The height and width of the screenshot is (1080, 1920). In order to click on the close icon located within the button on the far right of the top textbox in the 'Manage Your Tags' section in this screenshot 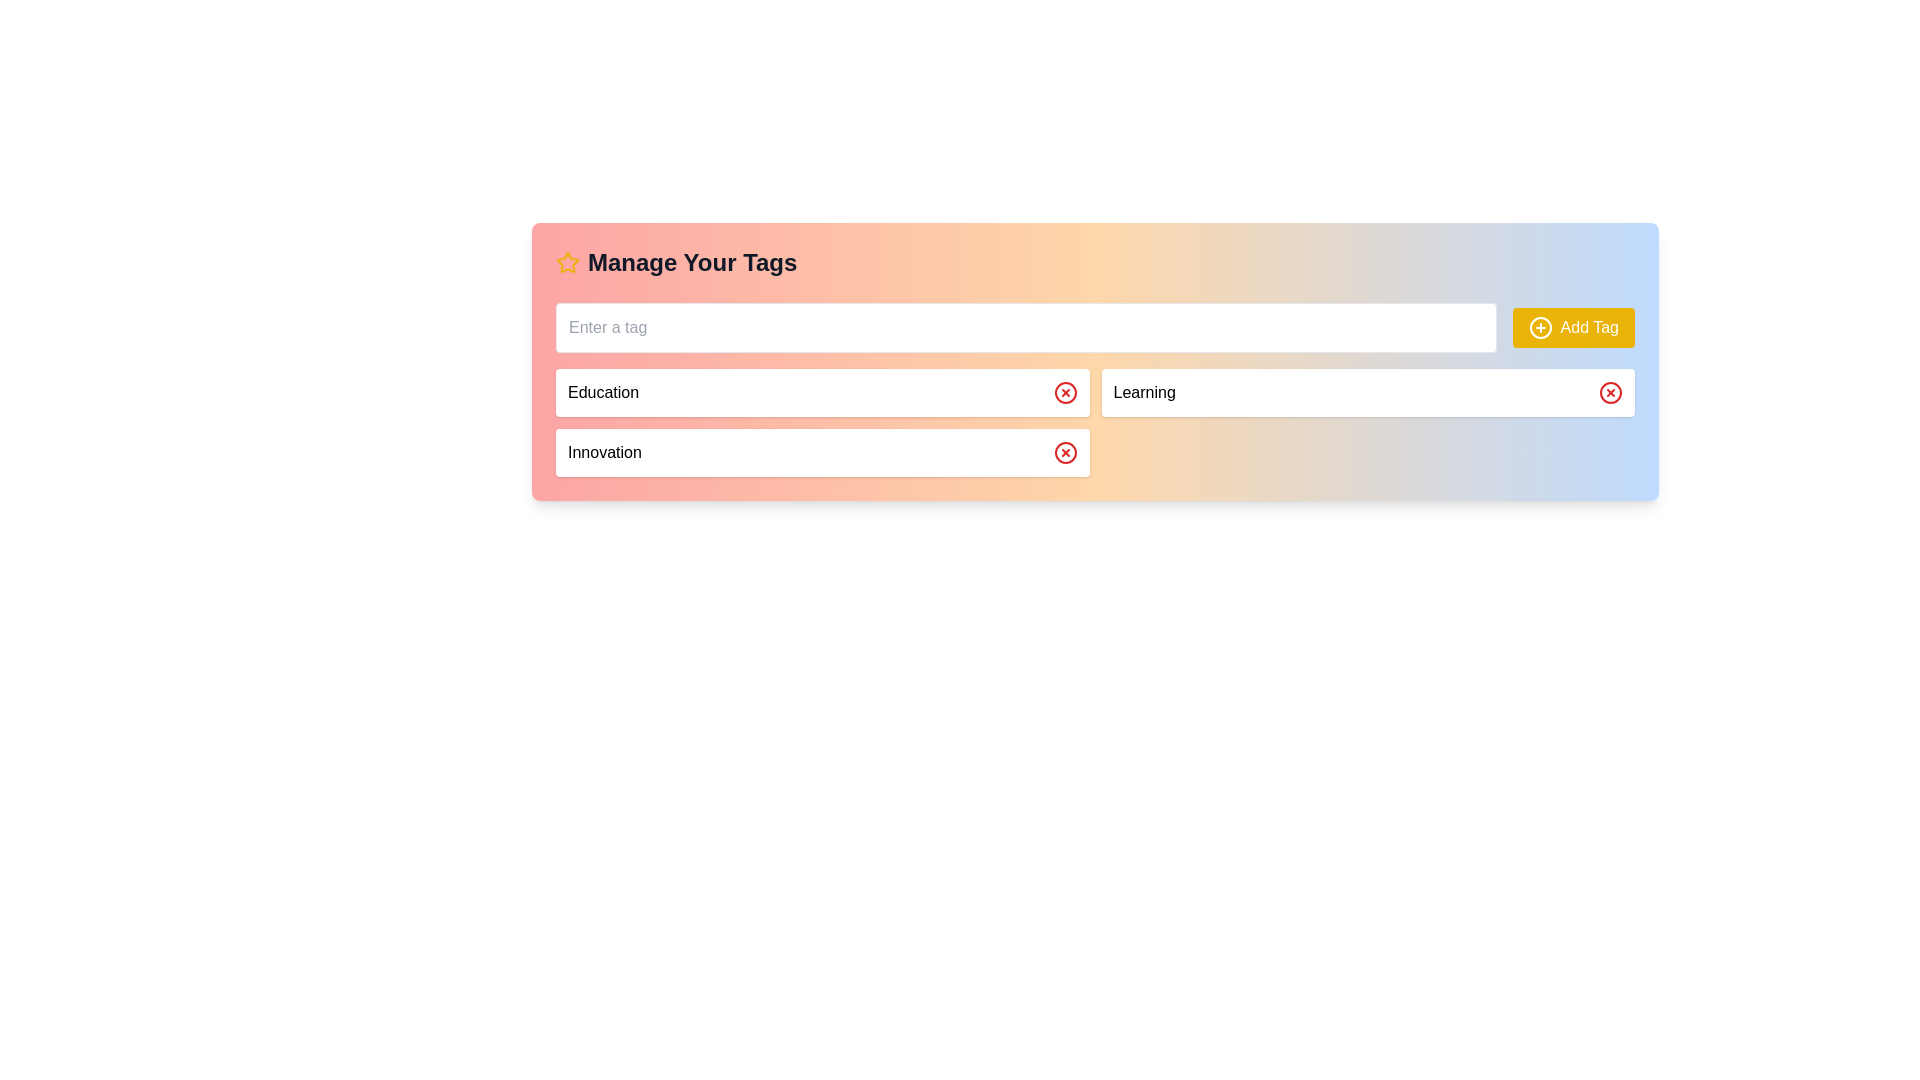, I will do `click(1064, 393)`.